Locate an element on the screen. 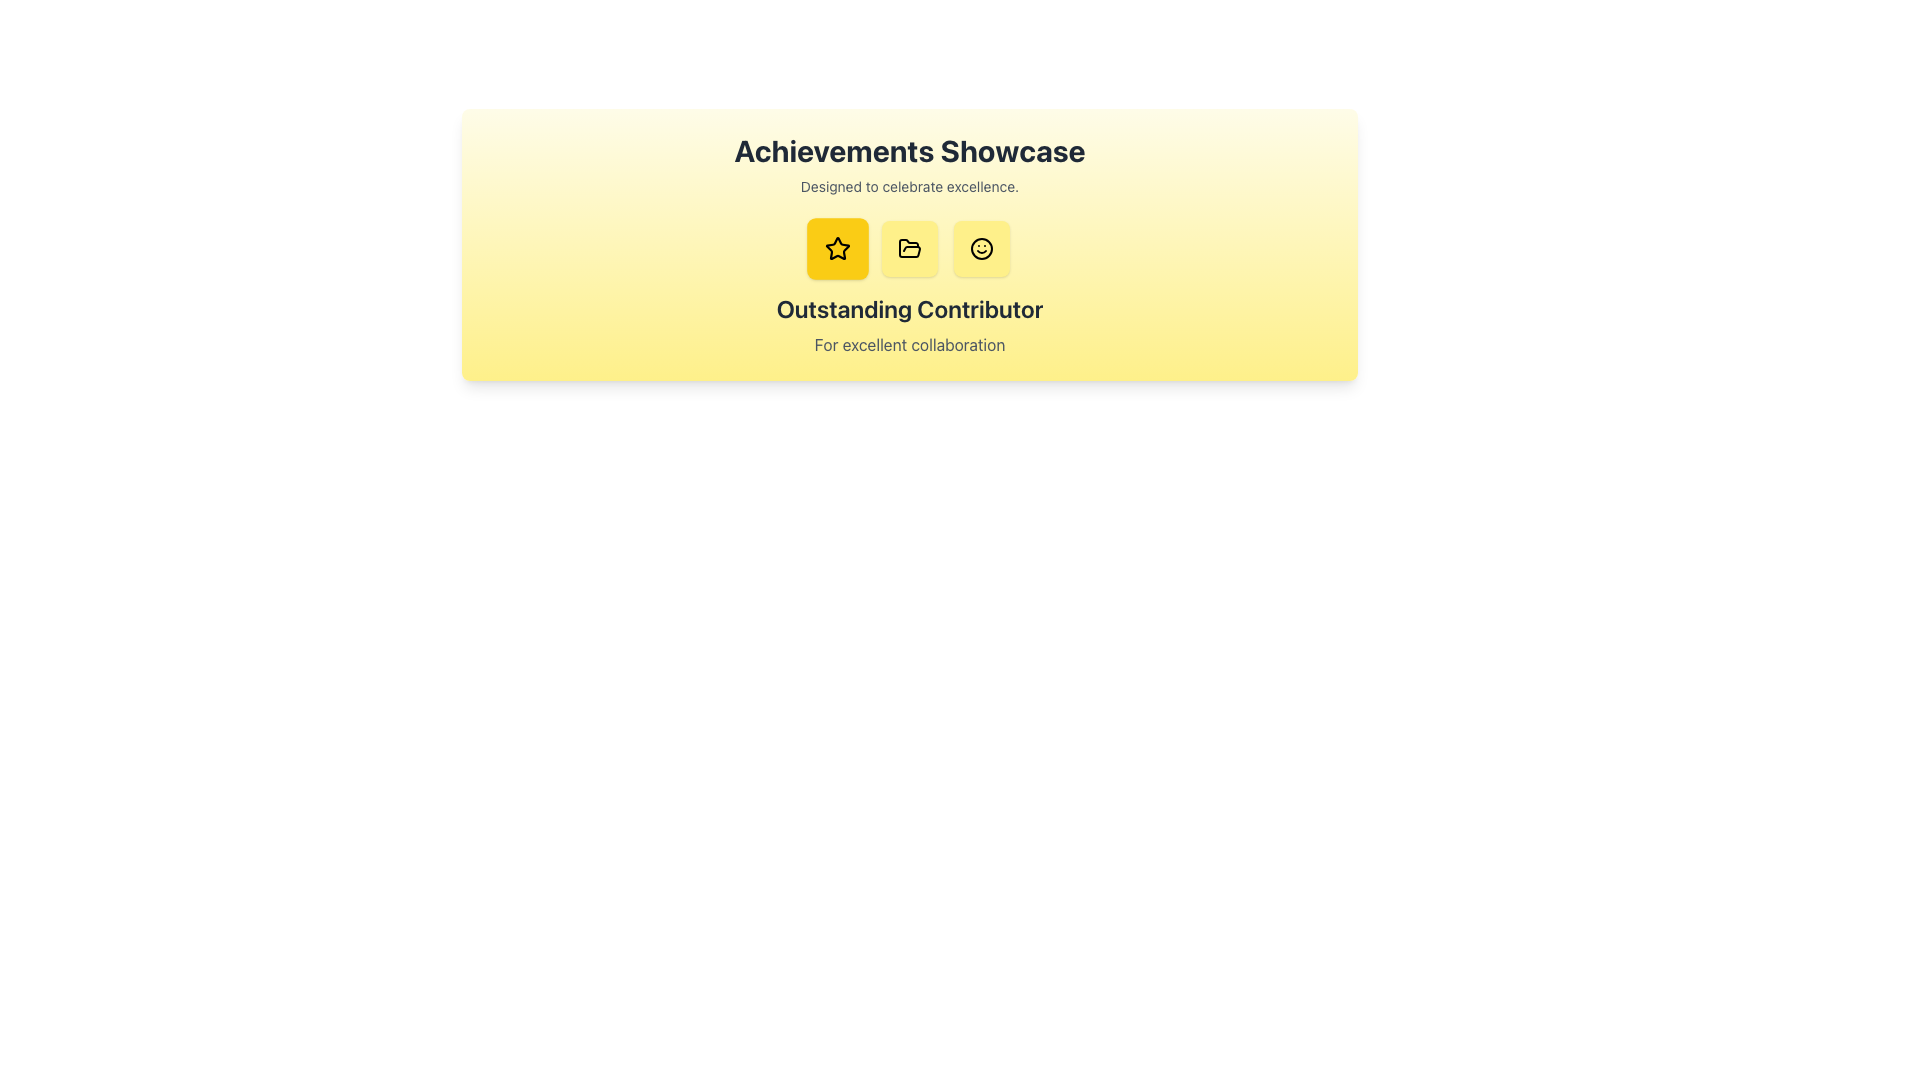 This screenshot has height=1080, width=1920. the Text header that serves as a title for the section on celebrating achievements, located at the top of the yellow card is located at coordinates (909, 149).